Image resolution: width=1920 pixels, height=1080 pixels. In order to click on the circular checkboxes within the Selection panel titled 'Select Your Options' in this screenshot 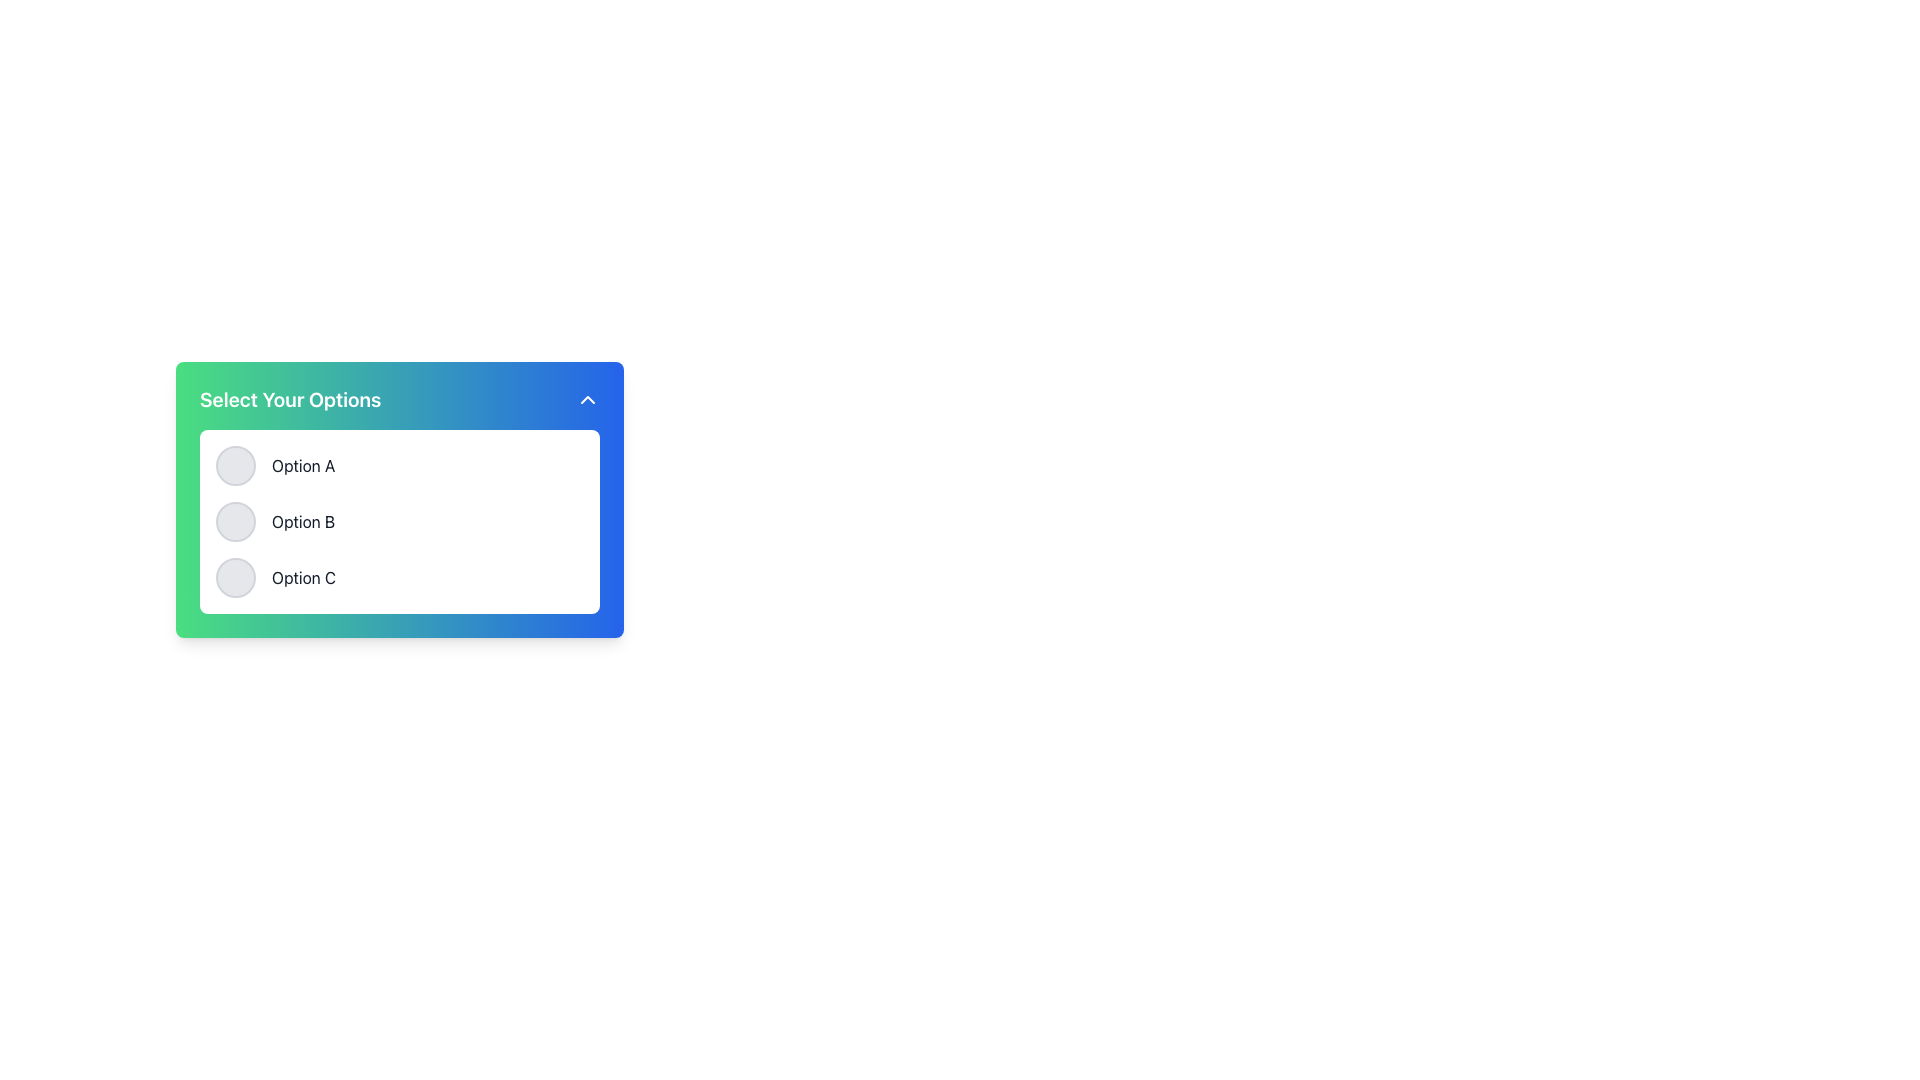, I will do `click(399, 526)`.